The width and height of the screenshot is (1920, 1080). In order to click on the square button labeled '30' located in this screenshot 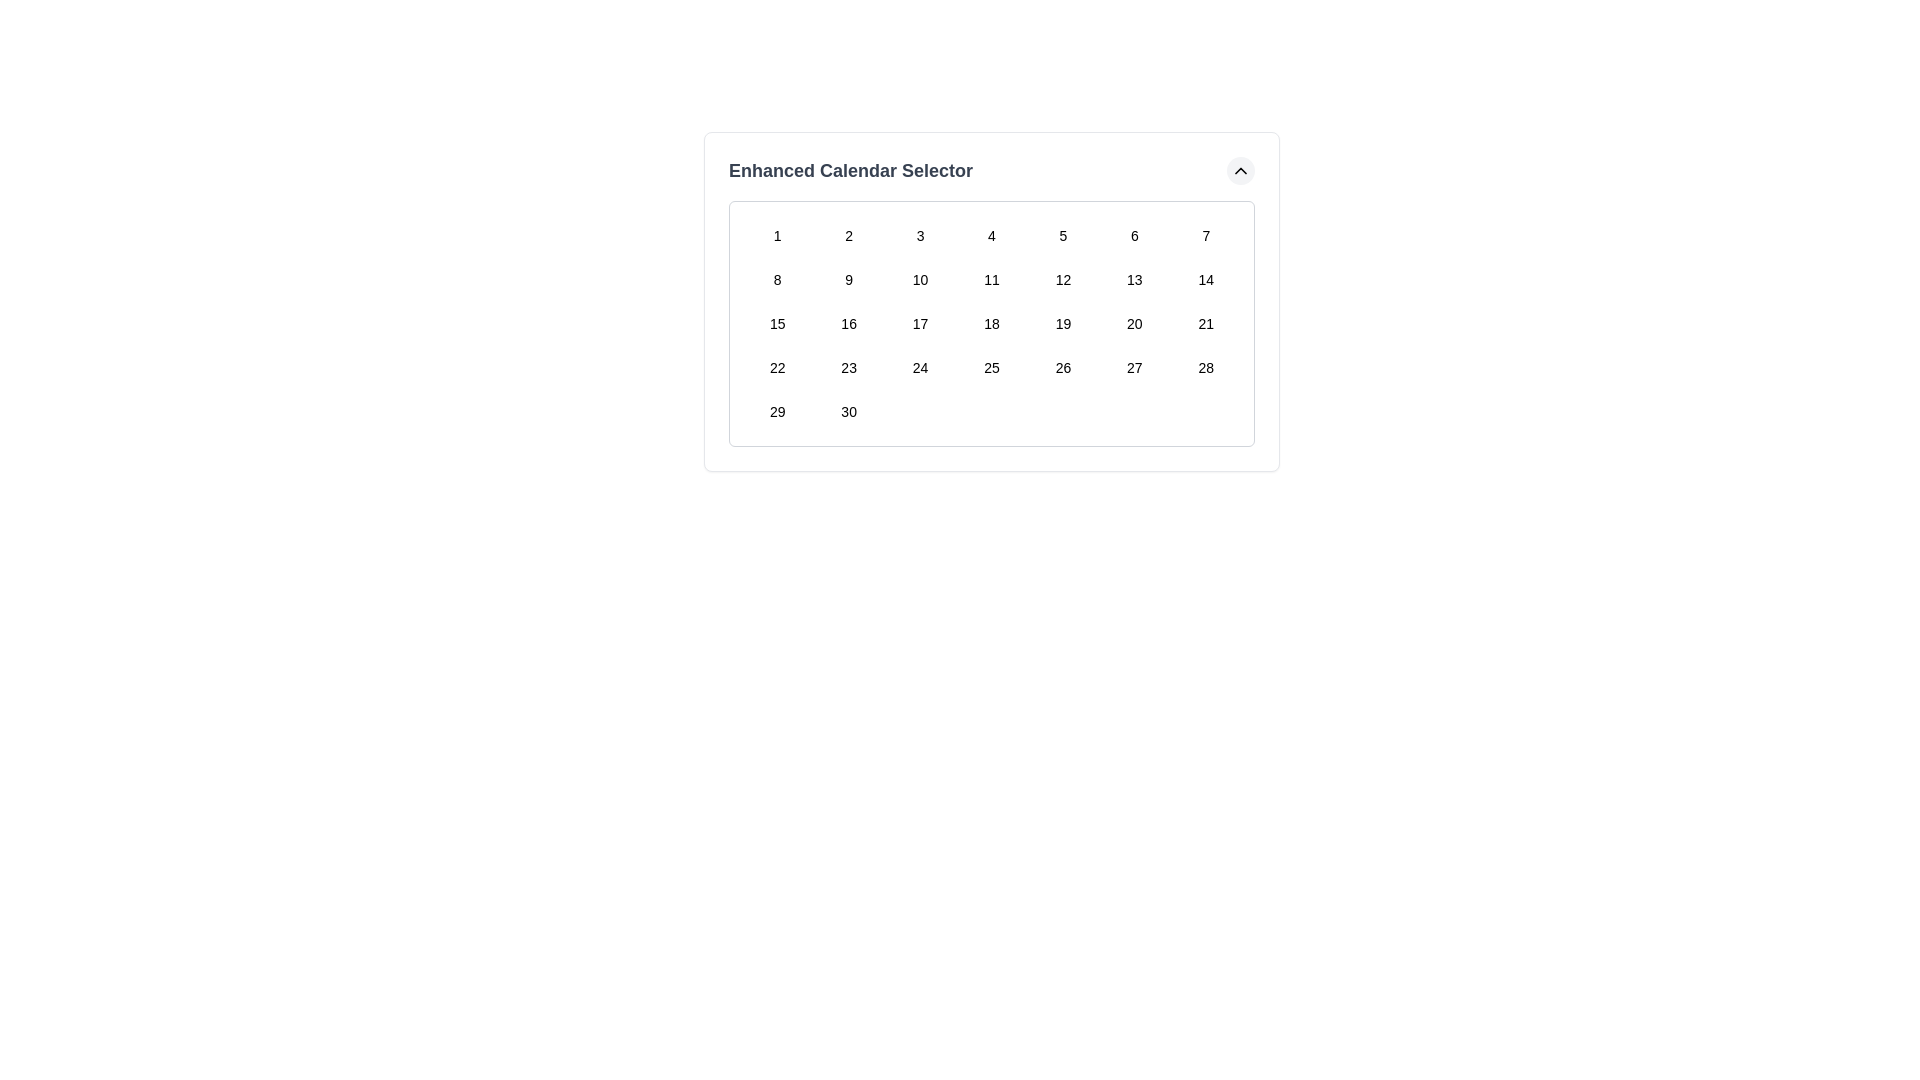, I will do `click(849, 411)`.